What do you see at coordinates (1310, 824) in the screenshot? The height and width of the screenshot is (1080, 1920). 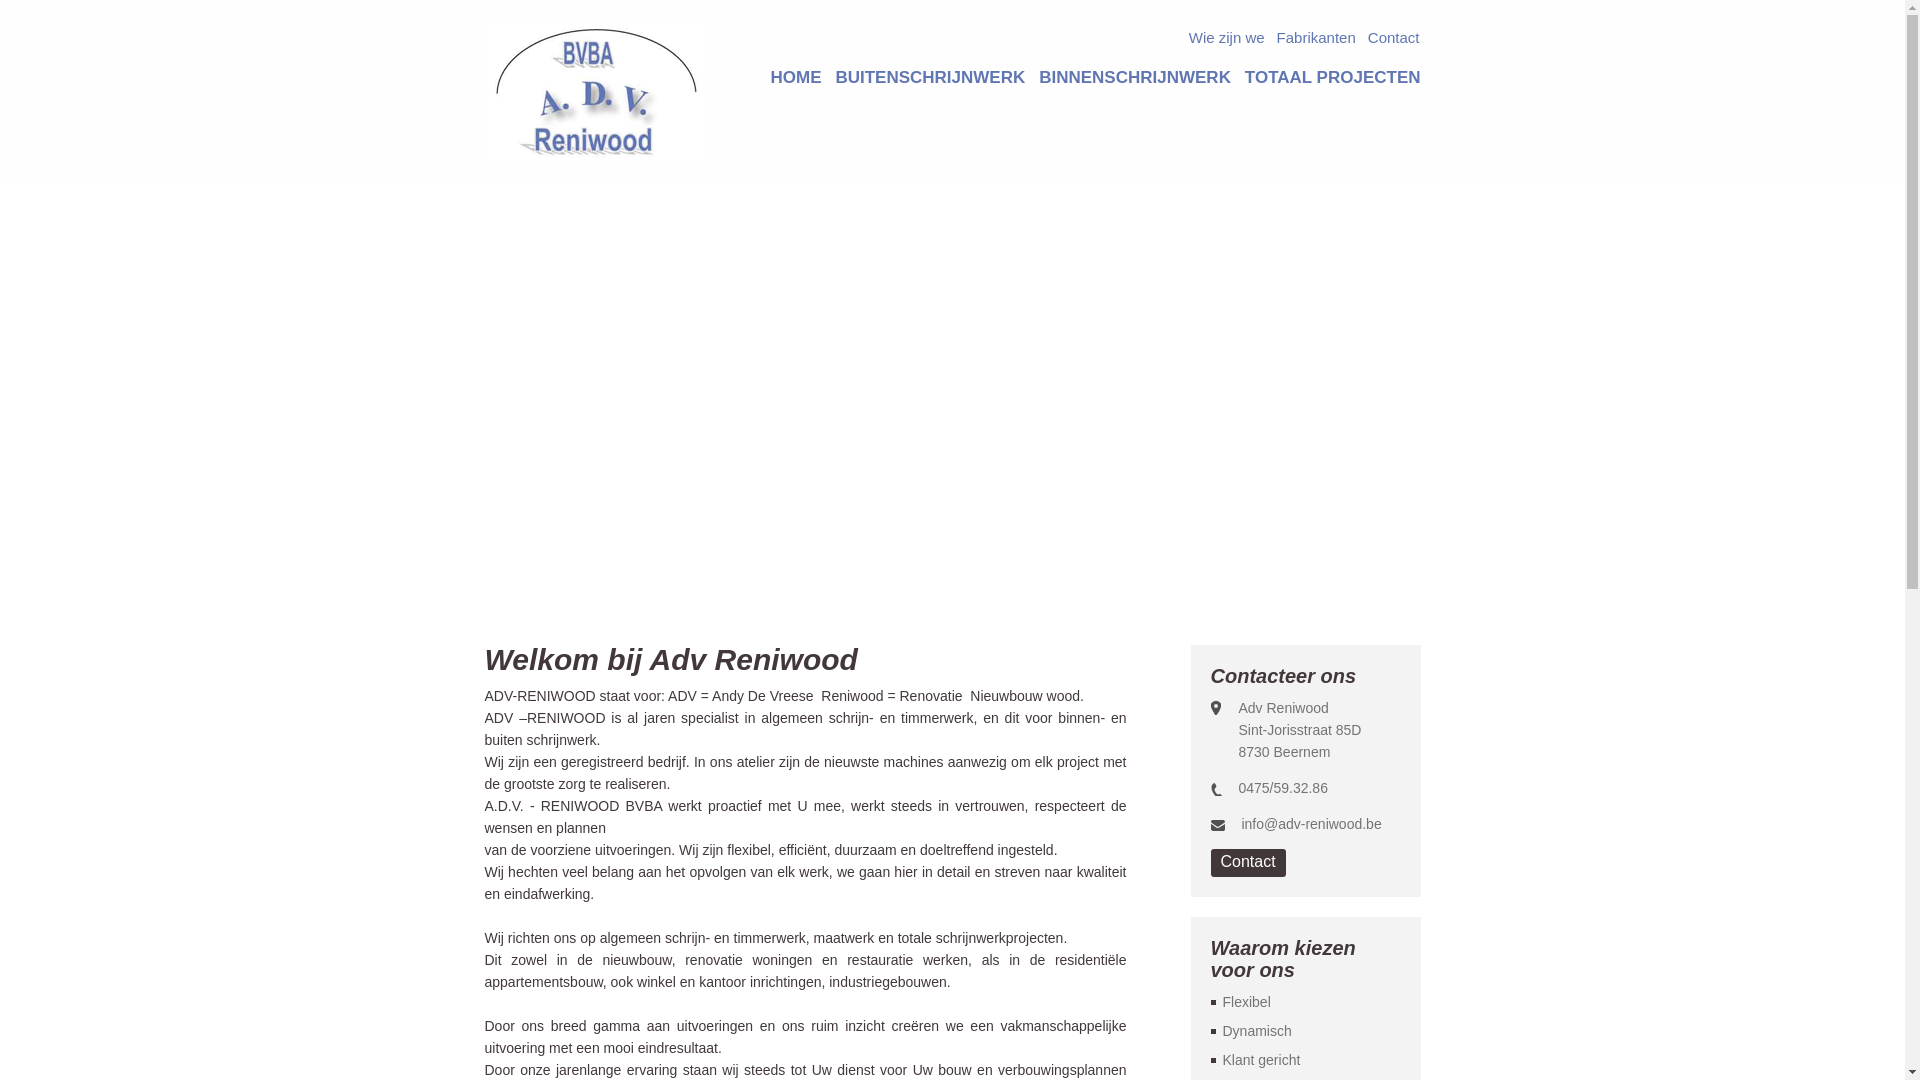 I see `'info@adv-reniwood.be'` at bounding box center [1310, 824].